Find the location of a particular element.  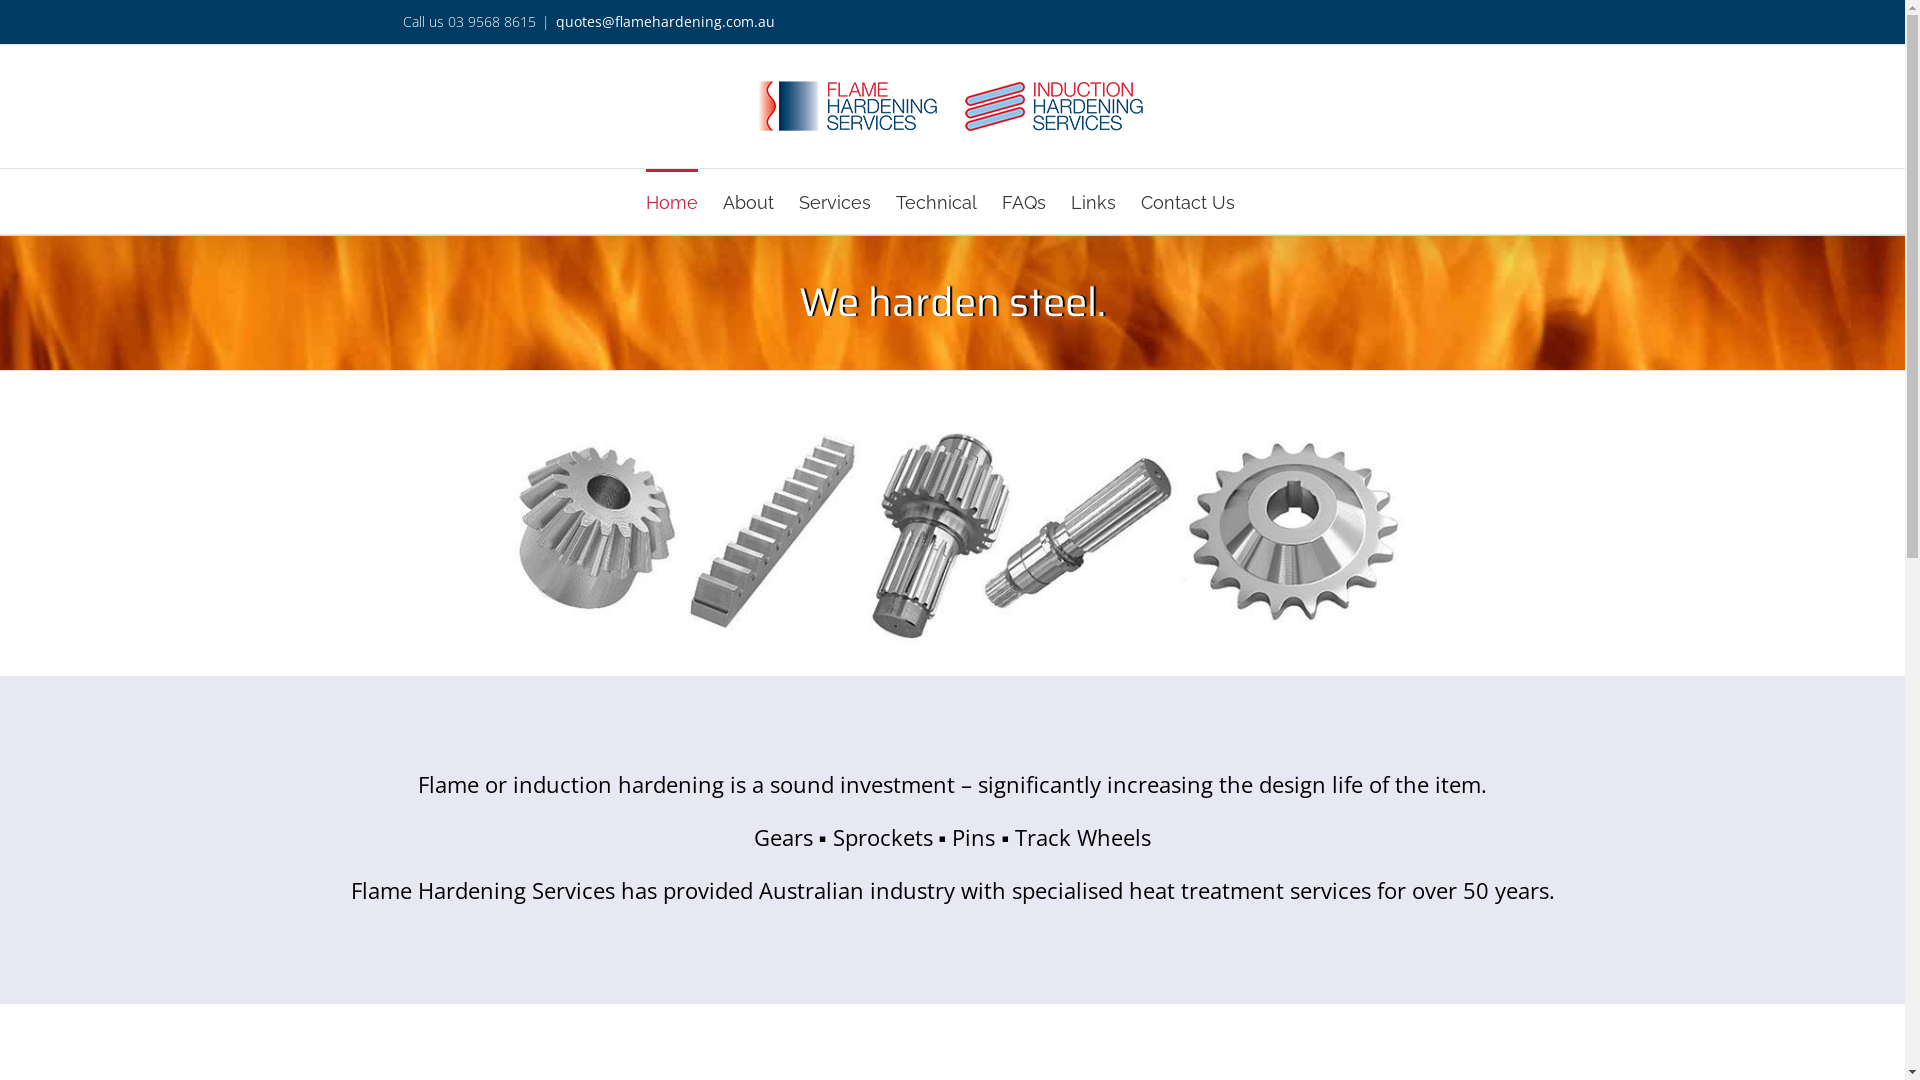

'home-header-4' is located at coordinates (490, 532).